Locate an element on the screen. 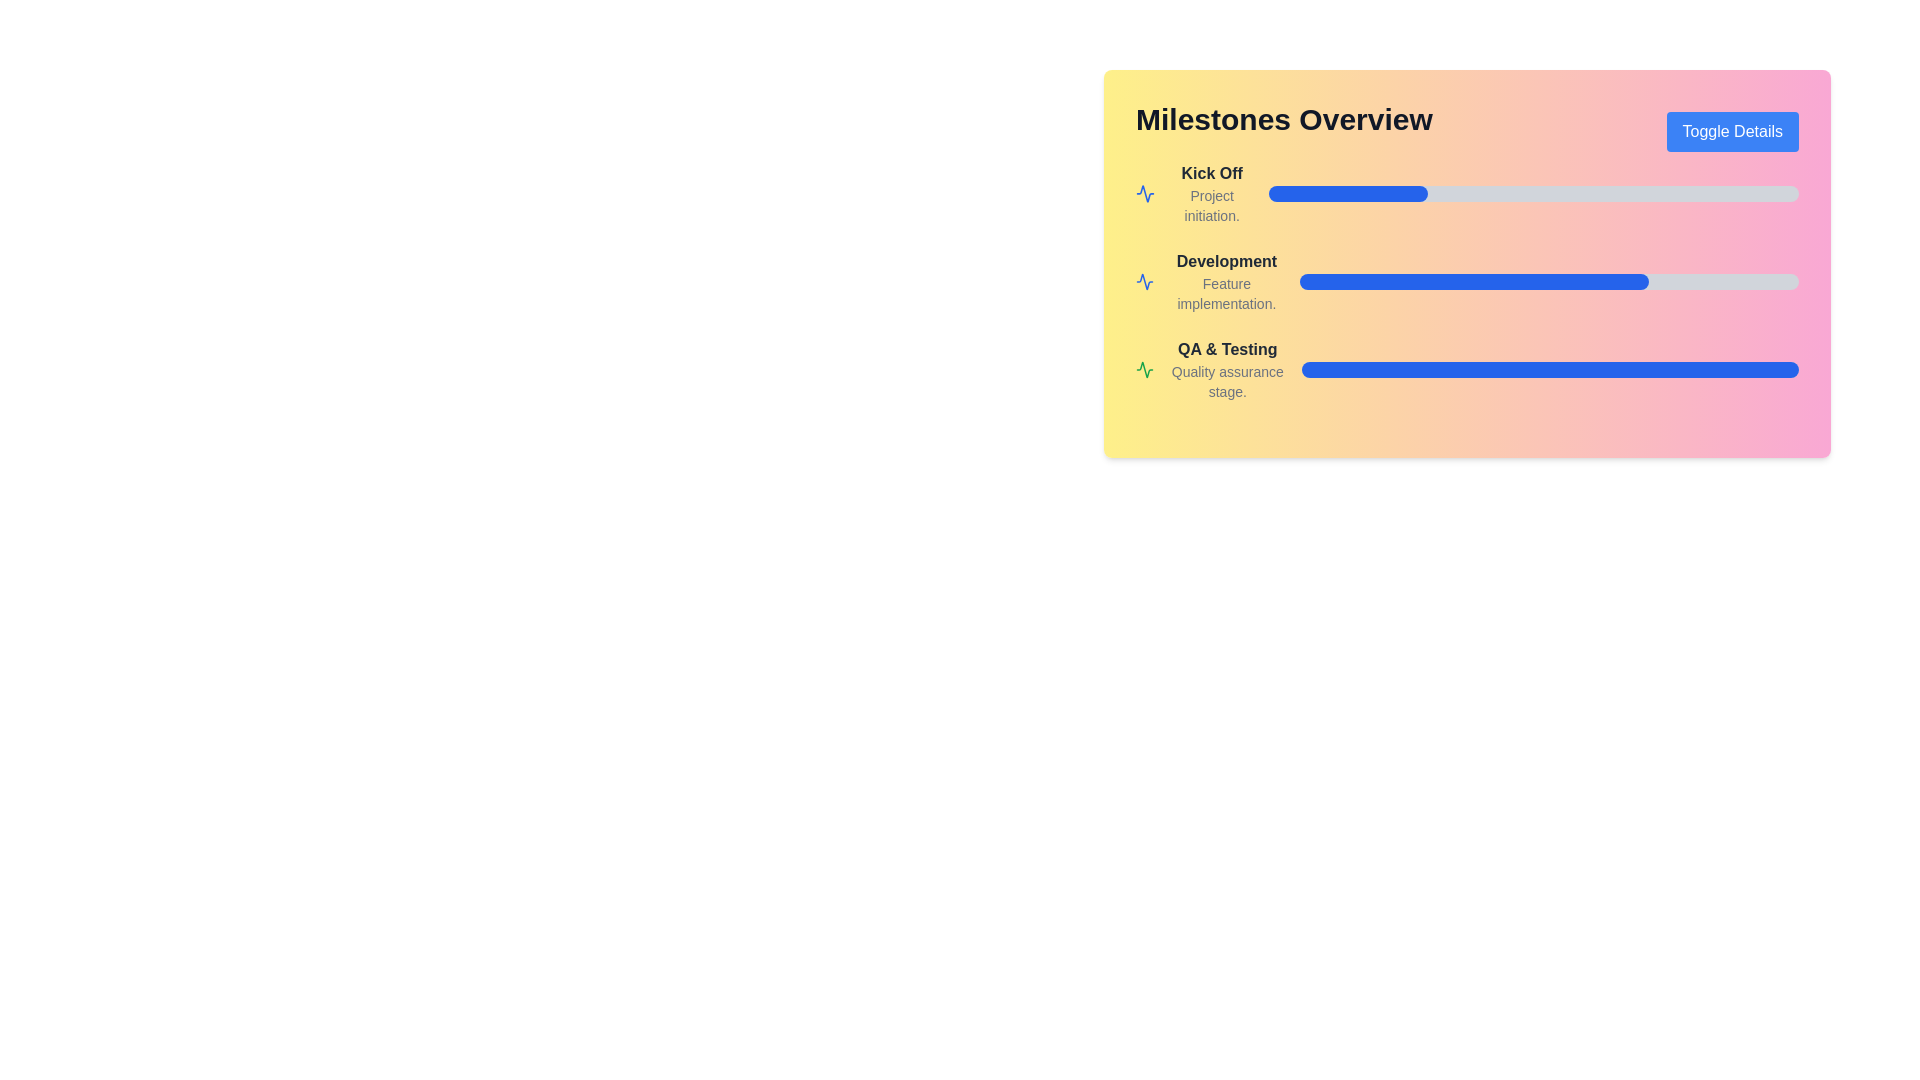 The width and height of the screenshot is (1920, 1080). the text label 'Development', which is styled in bold and is part of a vertical list of milestones in the 'Milestones Overview' section is located at coordinates (1225, 261).